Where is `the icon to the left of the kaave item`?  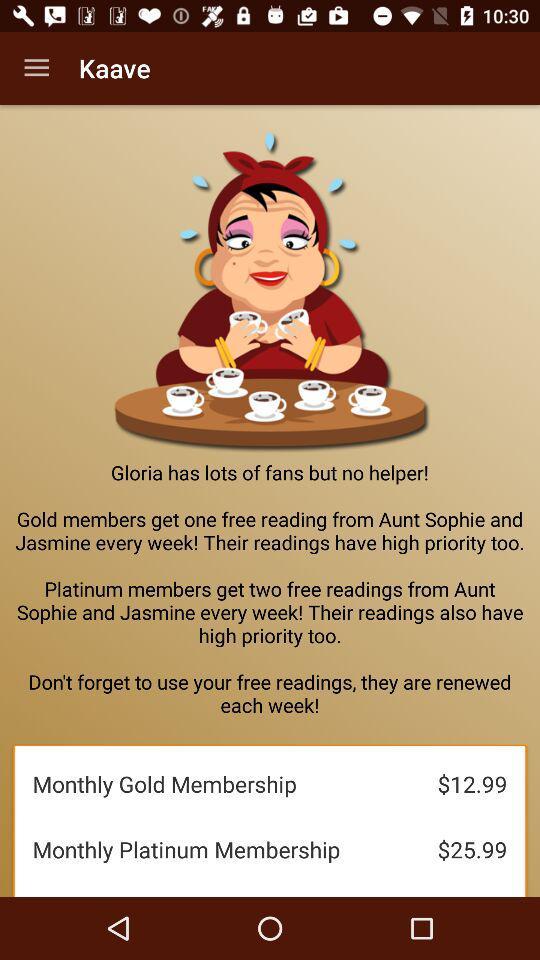 the icon to the left of the kaave item is located at coordinates (36, 68).